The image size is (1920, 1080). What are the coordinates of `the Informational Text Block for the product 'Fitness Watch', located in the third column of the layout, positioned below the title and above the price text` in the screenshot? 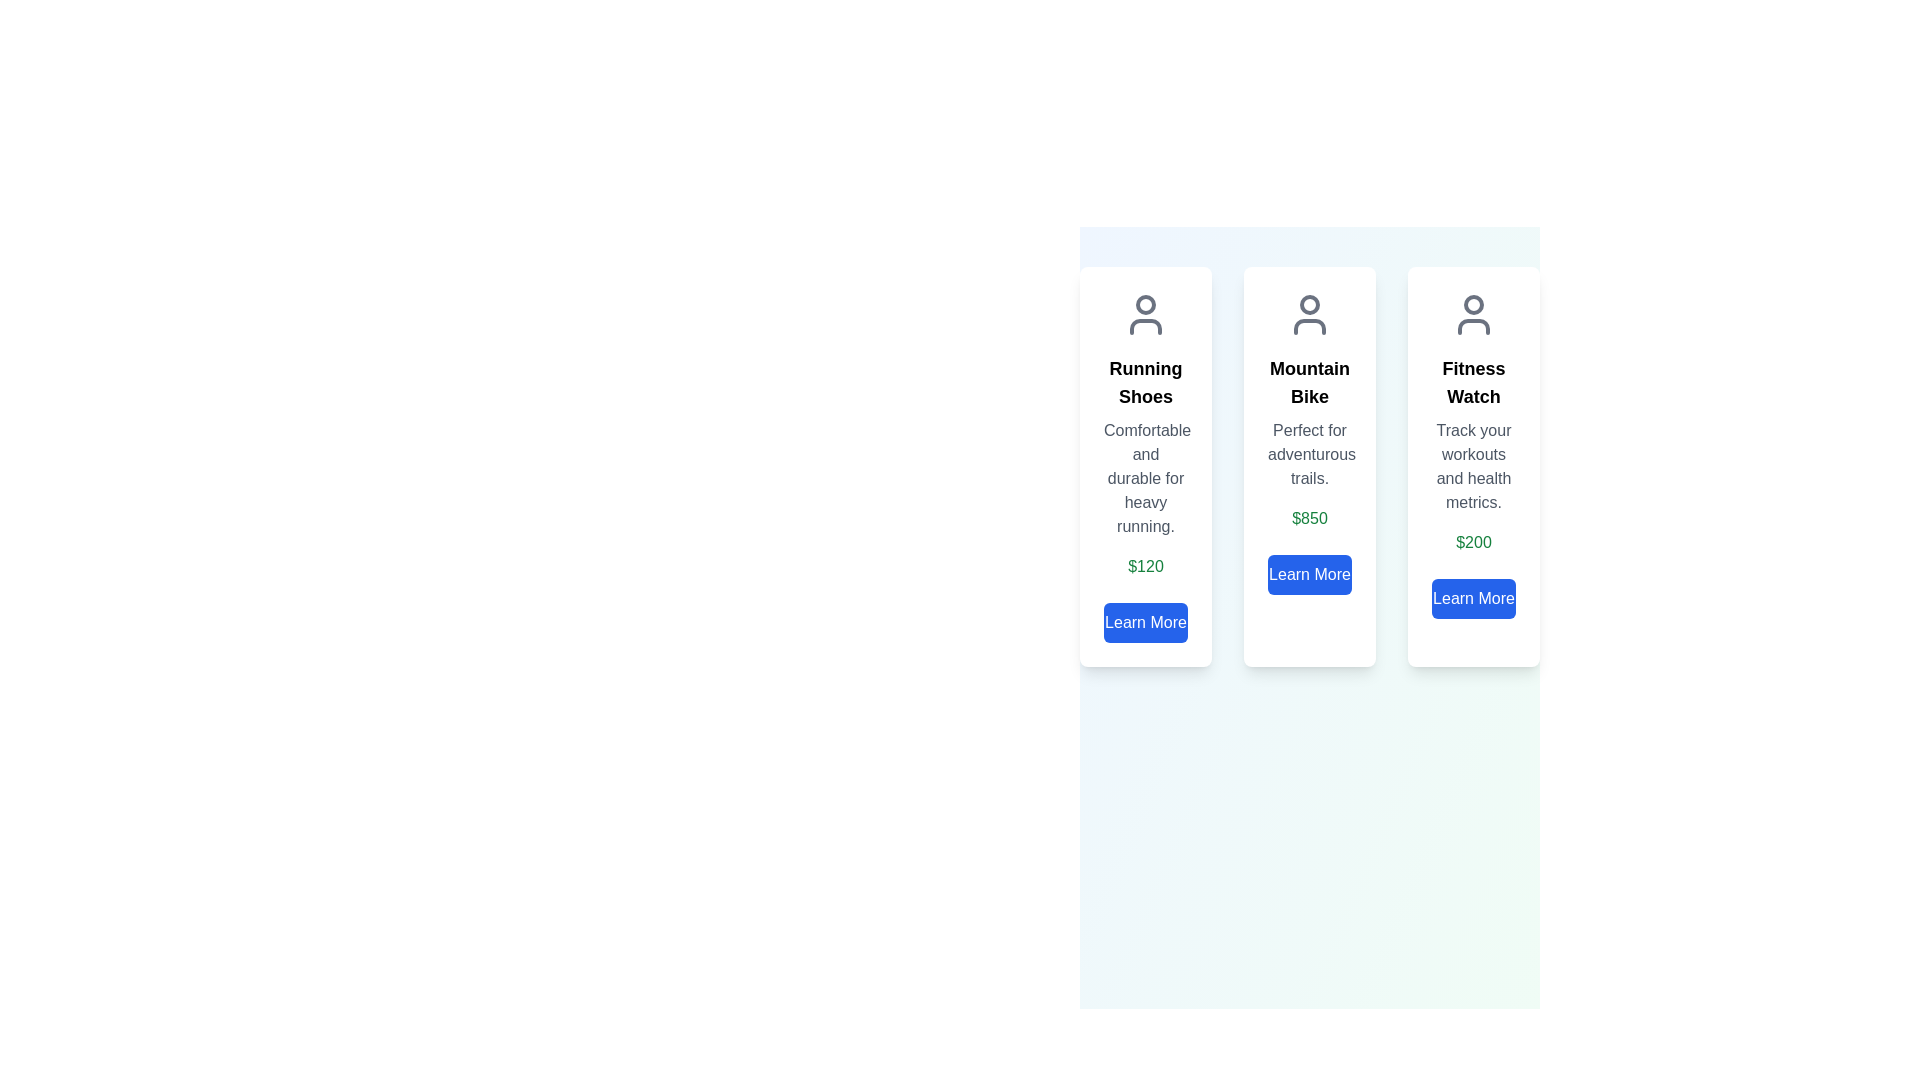 It's located at (1473, 466).